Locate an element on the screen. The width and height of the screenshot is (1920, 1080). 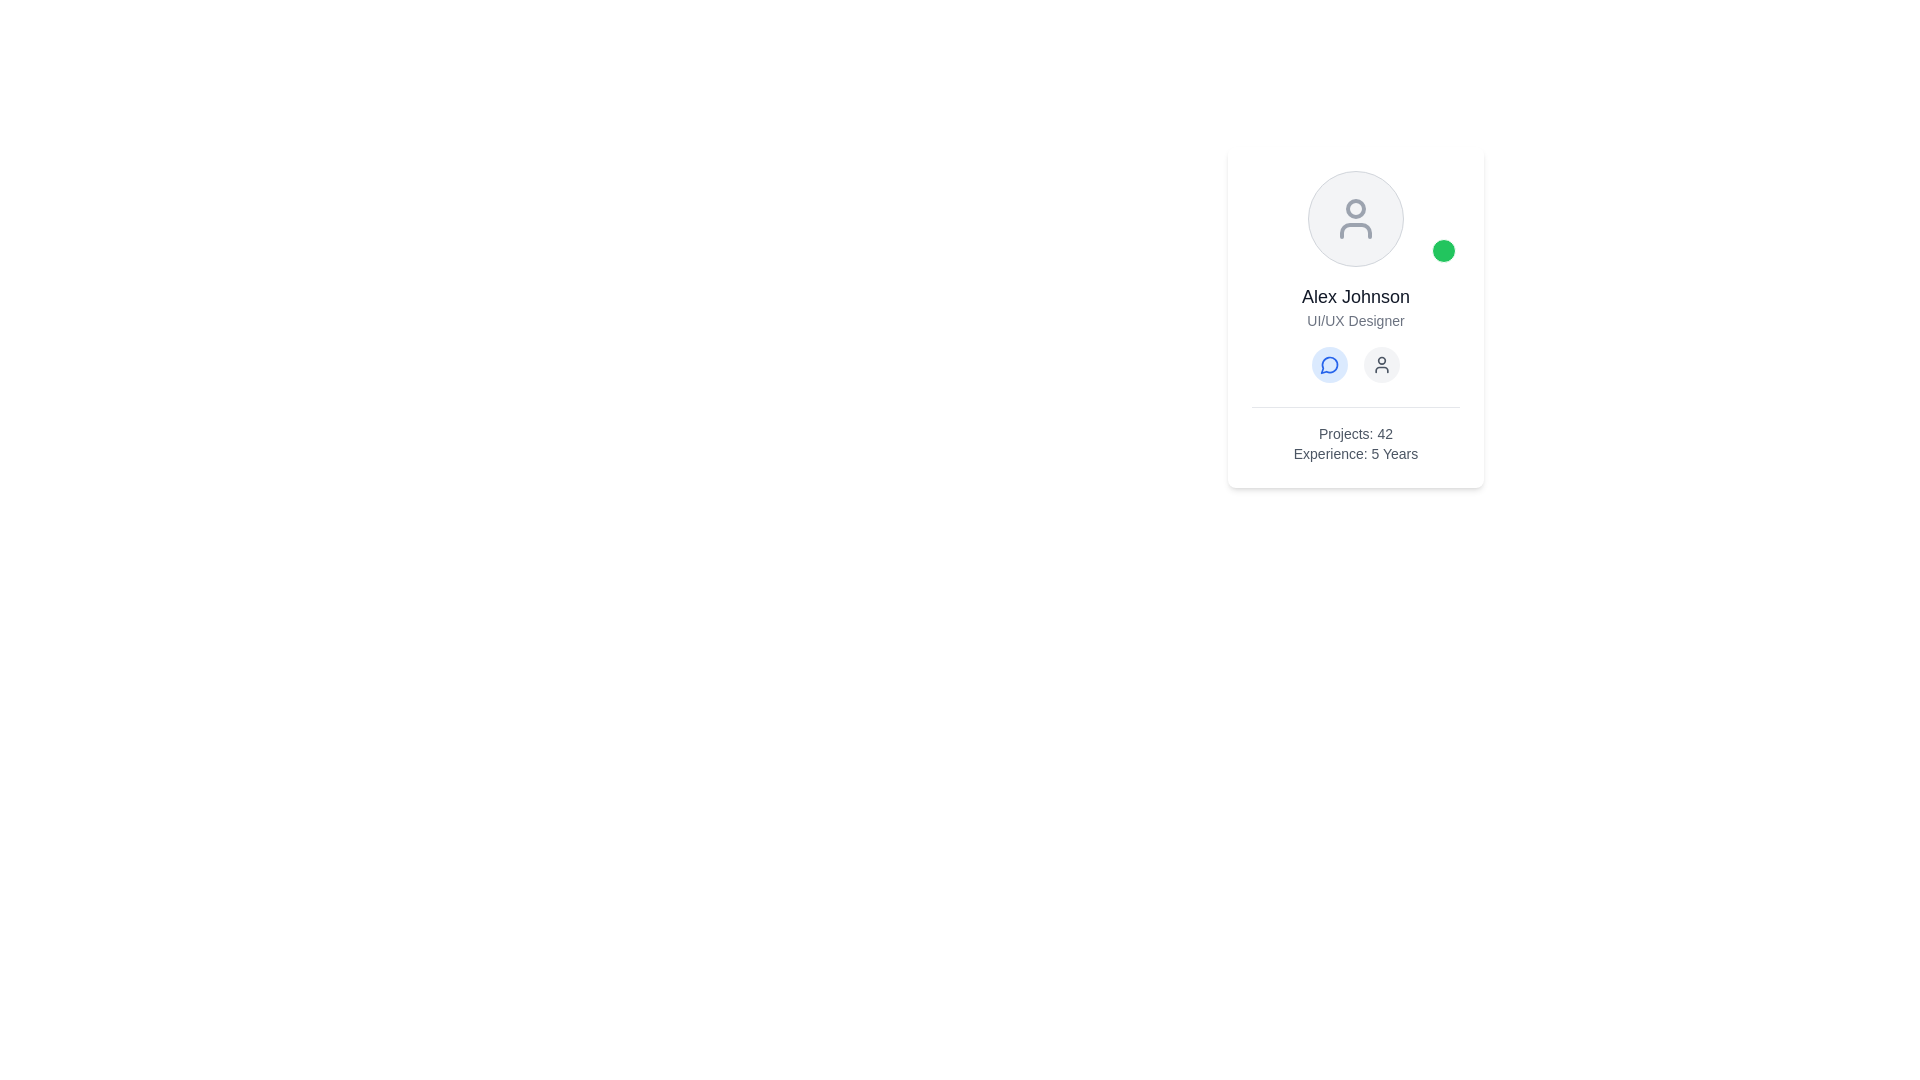
information displayed on the text label that provides the number of projects and years of experience, located at the bottom of the profile card is located at coordinates (1356, 434).